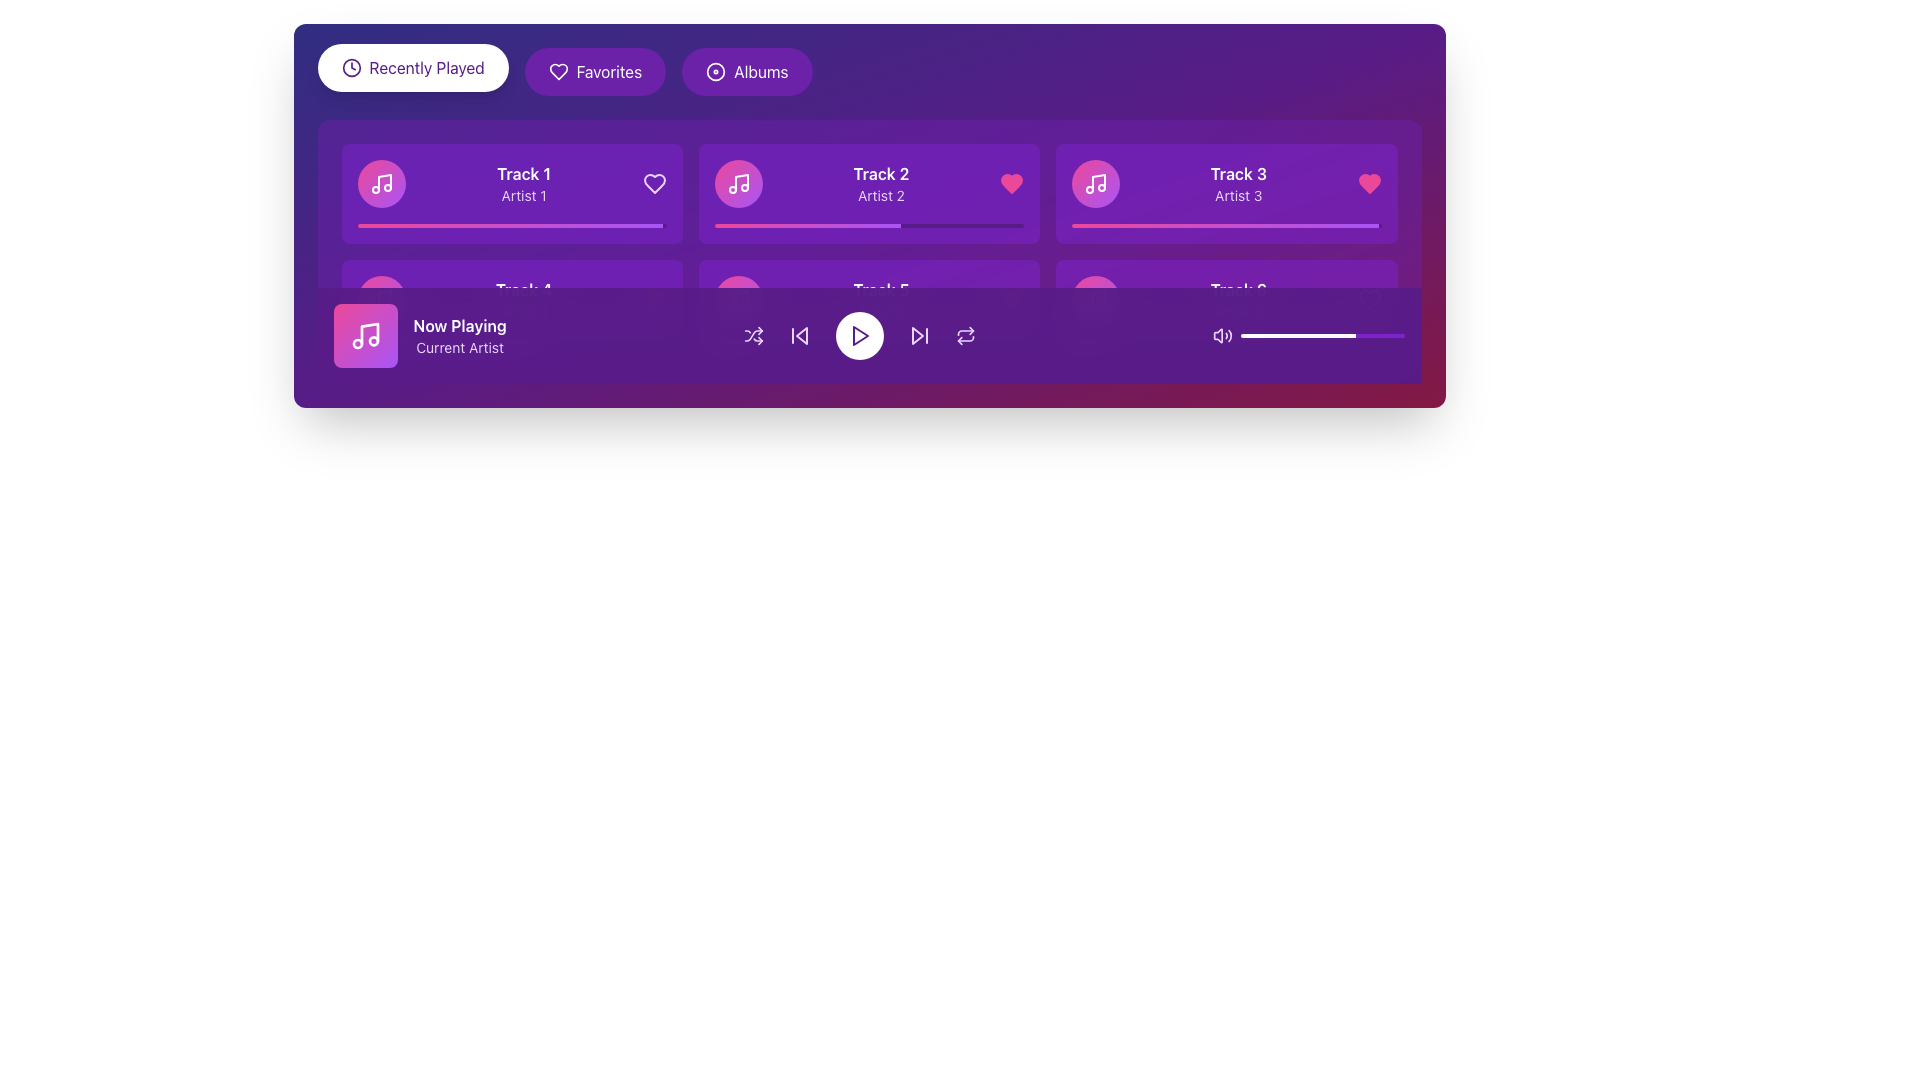  Describe the element at coordinates (869, 184) in the screenshot. I see `the track title 'Track 2' in the List Item element` at that location.